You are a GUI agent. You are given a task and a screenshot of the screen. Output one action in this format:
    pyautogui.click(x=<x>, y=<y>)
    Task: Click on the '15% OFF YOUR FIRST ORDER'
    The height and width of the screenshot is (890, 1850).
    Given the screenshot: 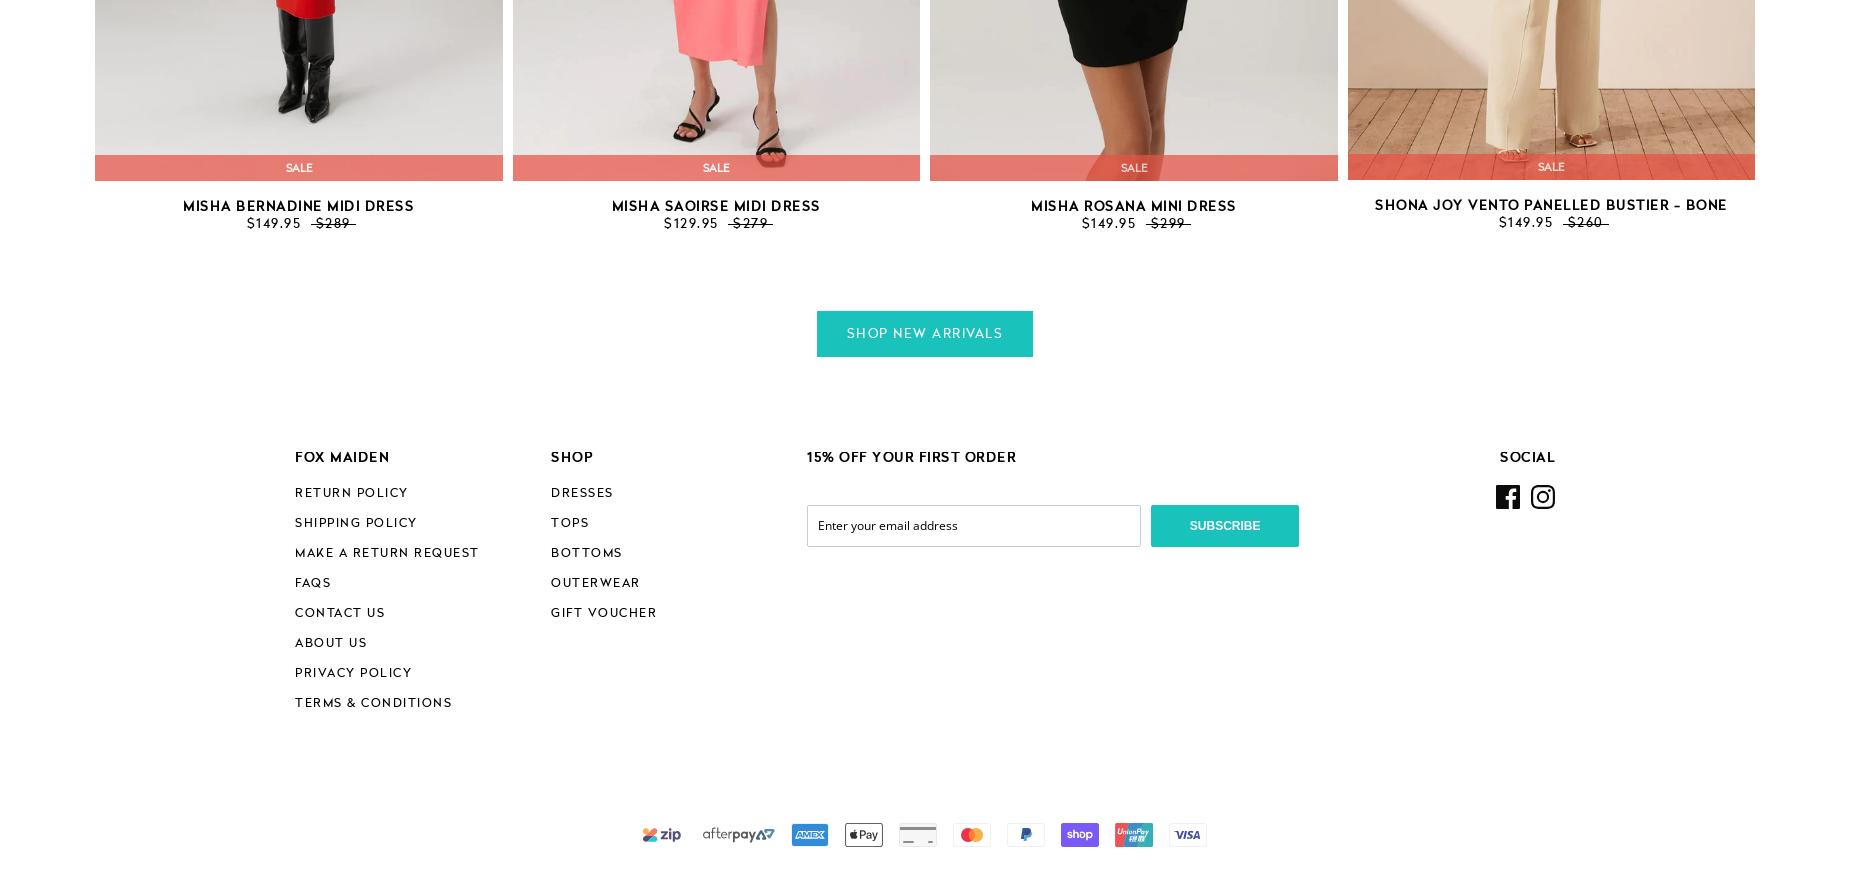 What is the action you would take?
    pyautogui.click(x=911, y=457)
    